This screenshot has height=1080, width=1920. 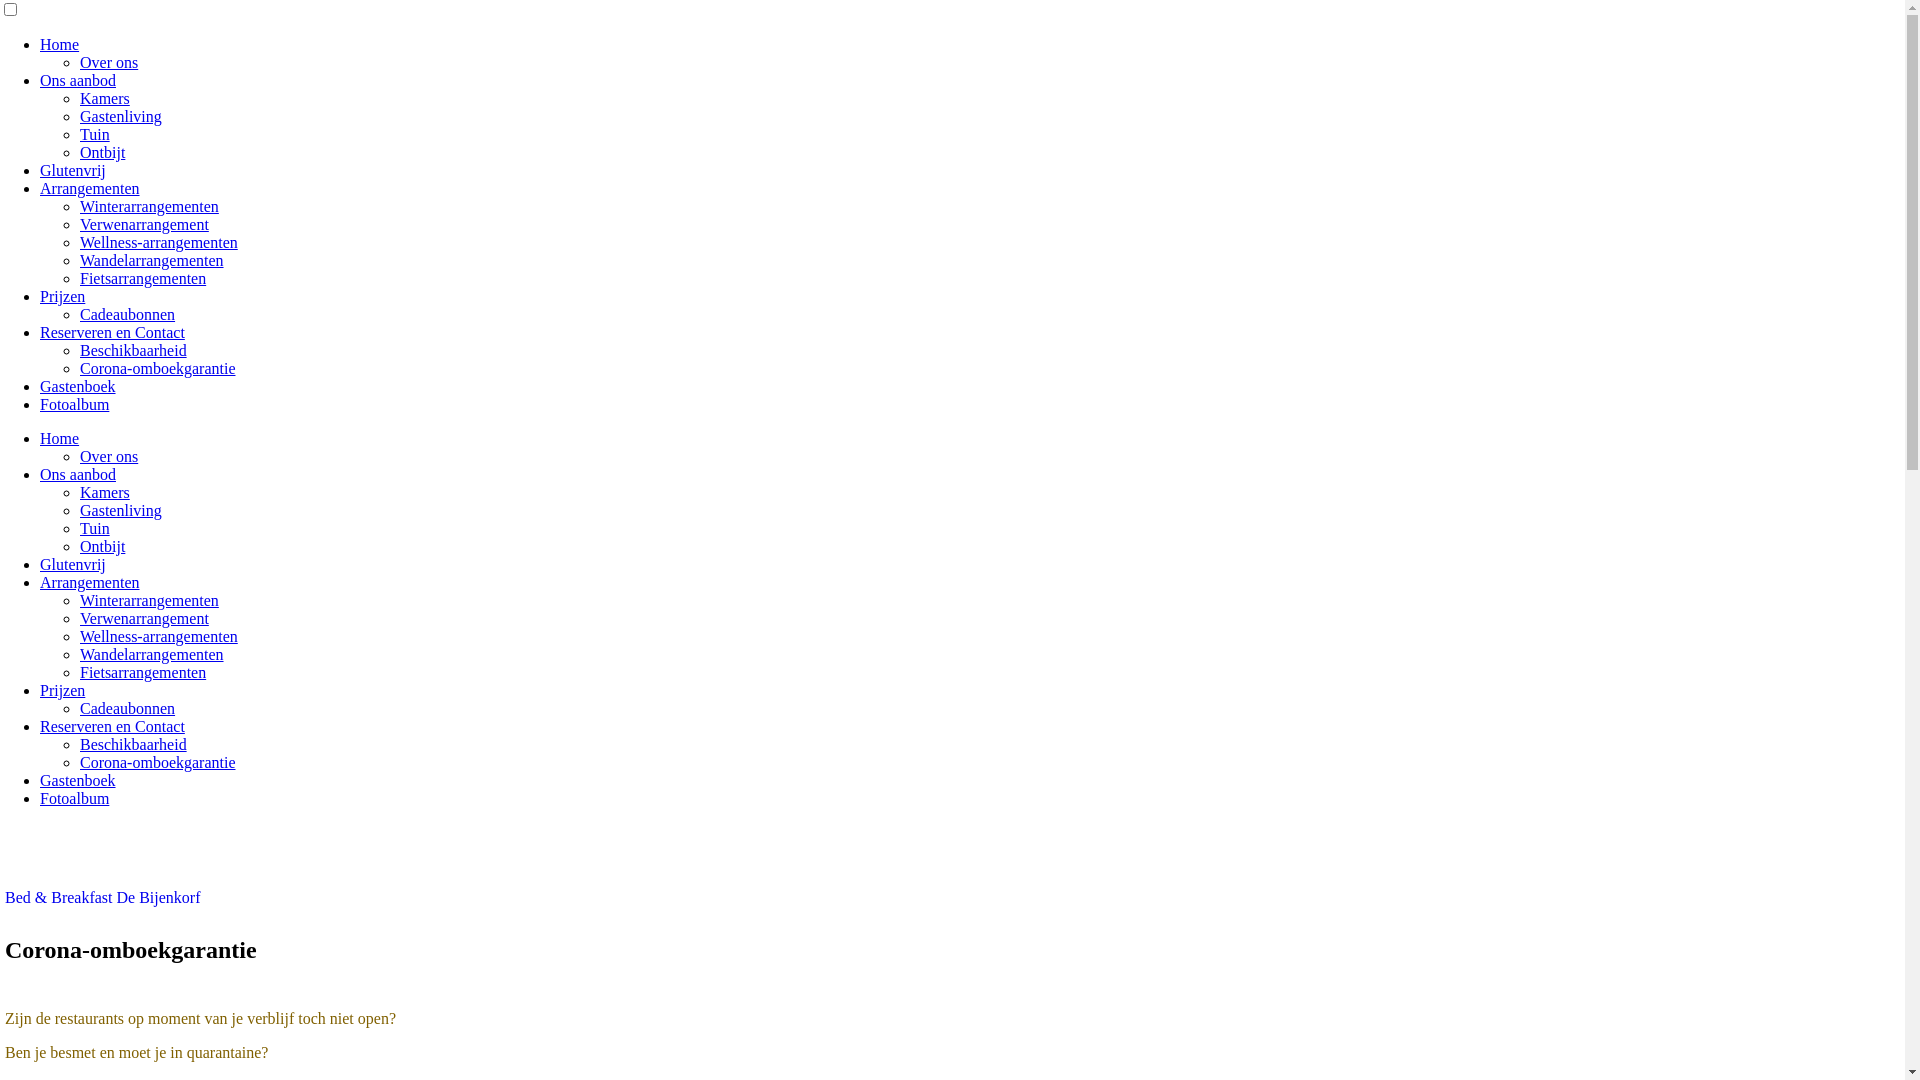 I want to click on 'Home', so click(x=59, y=437).